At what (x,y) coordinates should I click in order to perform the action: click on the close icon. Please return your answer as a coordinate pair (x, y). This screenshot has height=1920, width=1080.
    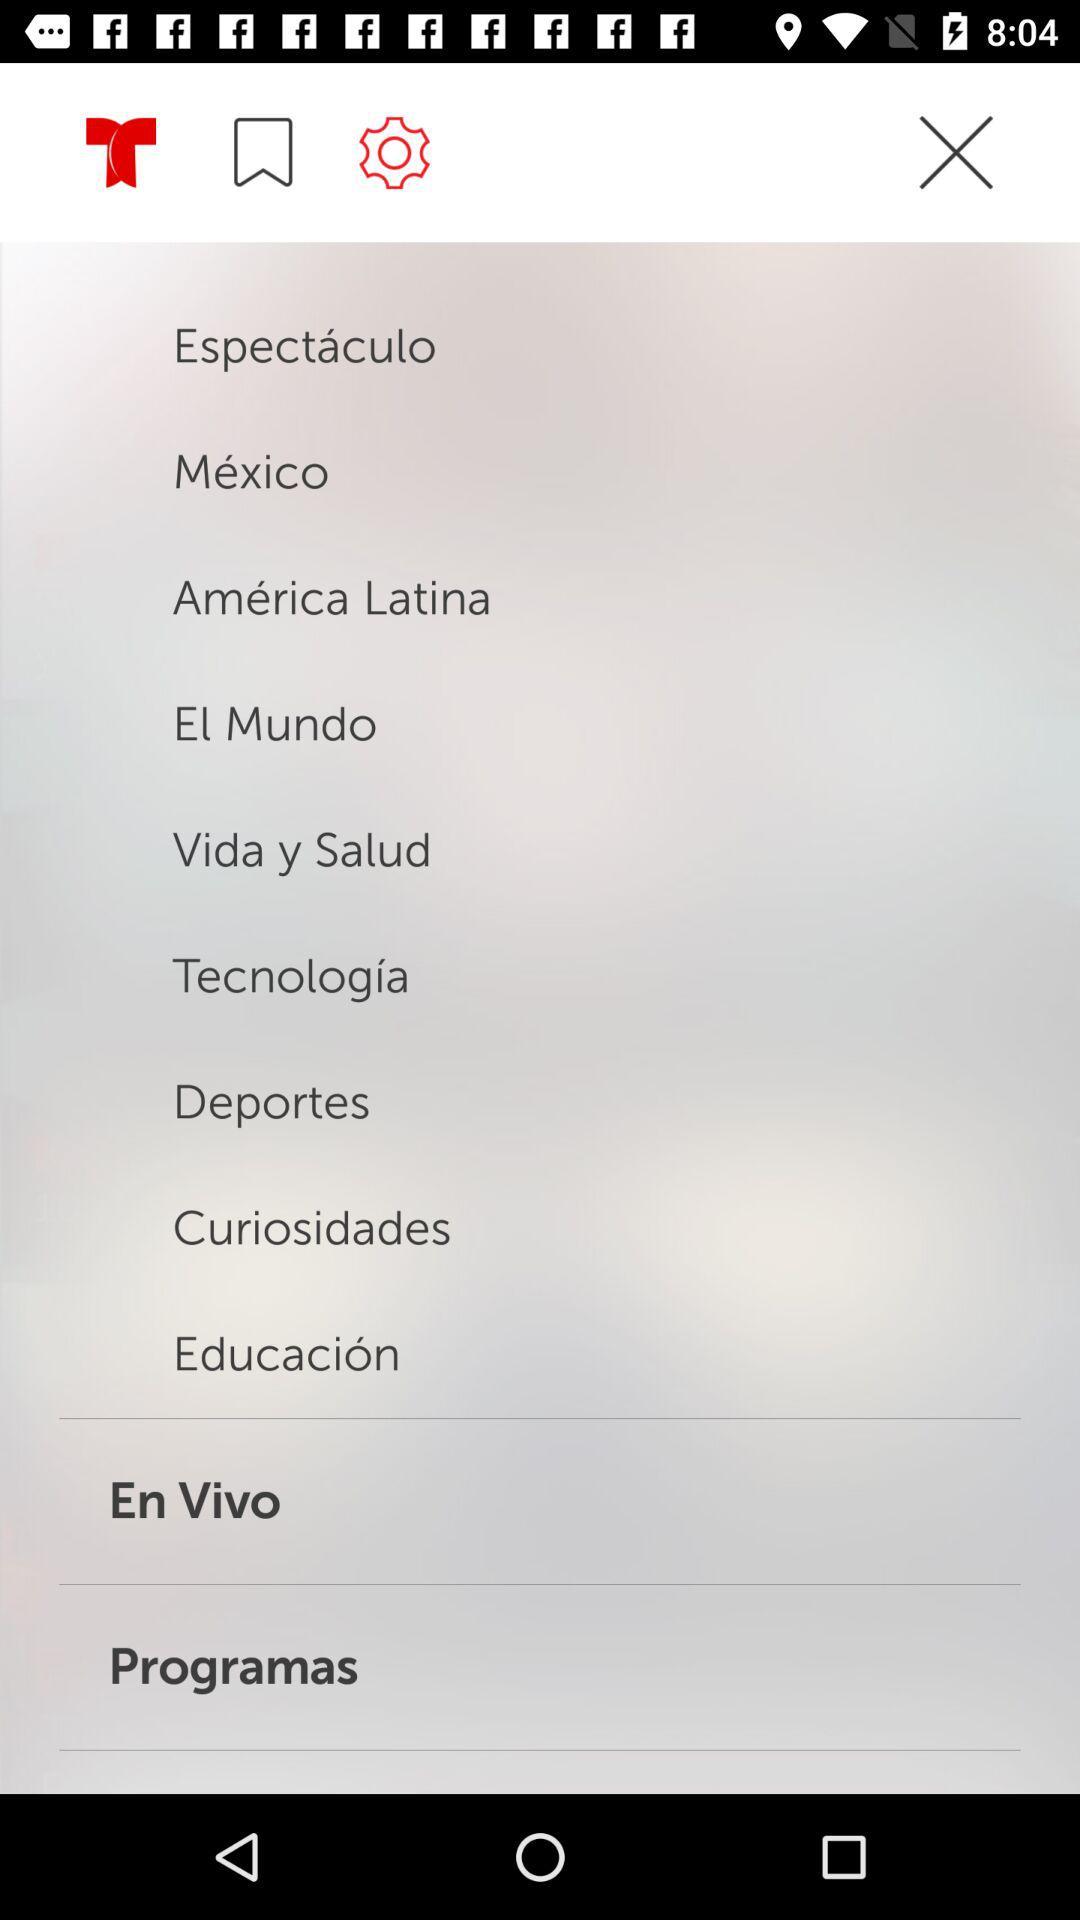
    Looking at the image, I should click on (955, 188).